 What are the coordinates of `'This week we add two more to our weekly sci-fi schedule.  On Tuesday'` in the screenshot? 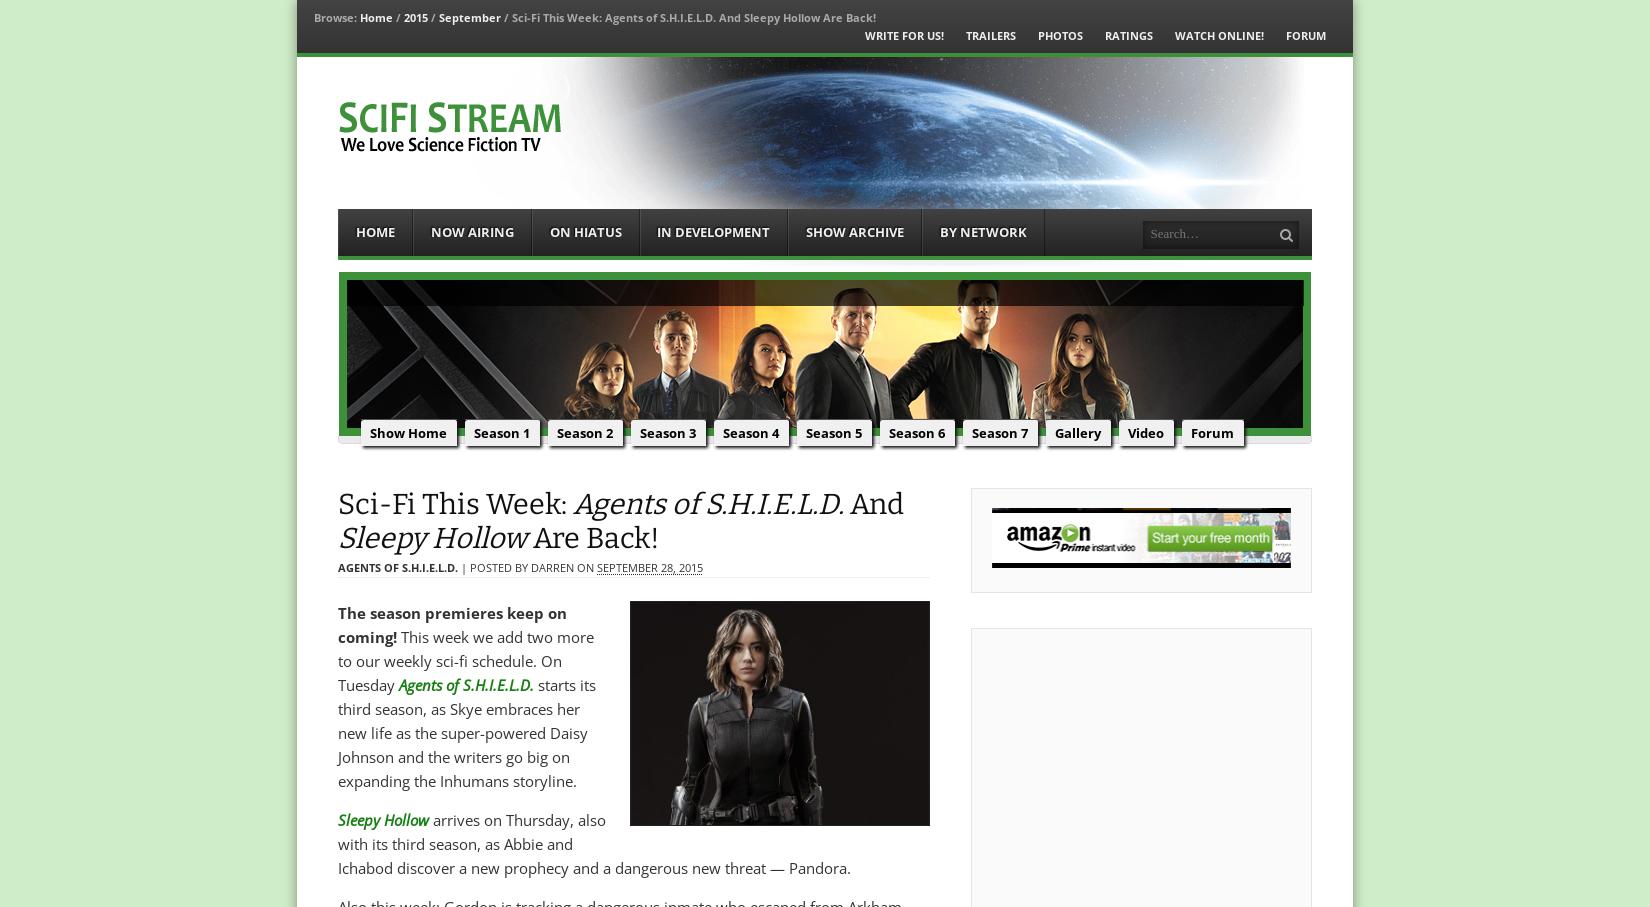 It's located at (464, 659).